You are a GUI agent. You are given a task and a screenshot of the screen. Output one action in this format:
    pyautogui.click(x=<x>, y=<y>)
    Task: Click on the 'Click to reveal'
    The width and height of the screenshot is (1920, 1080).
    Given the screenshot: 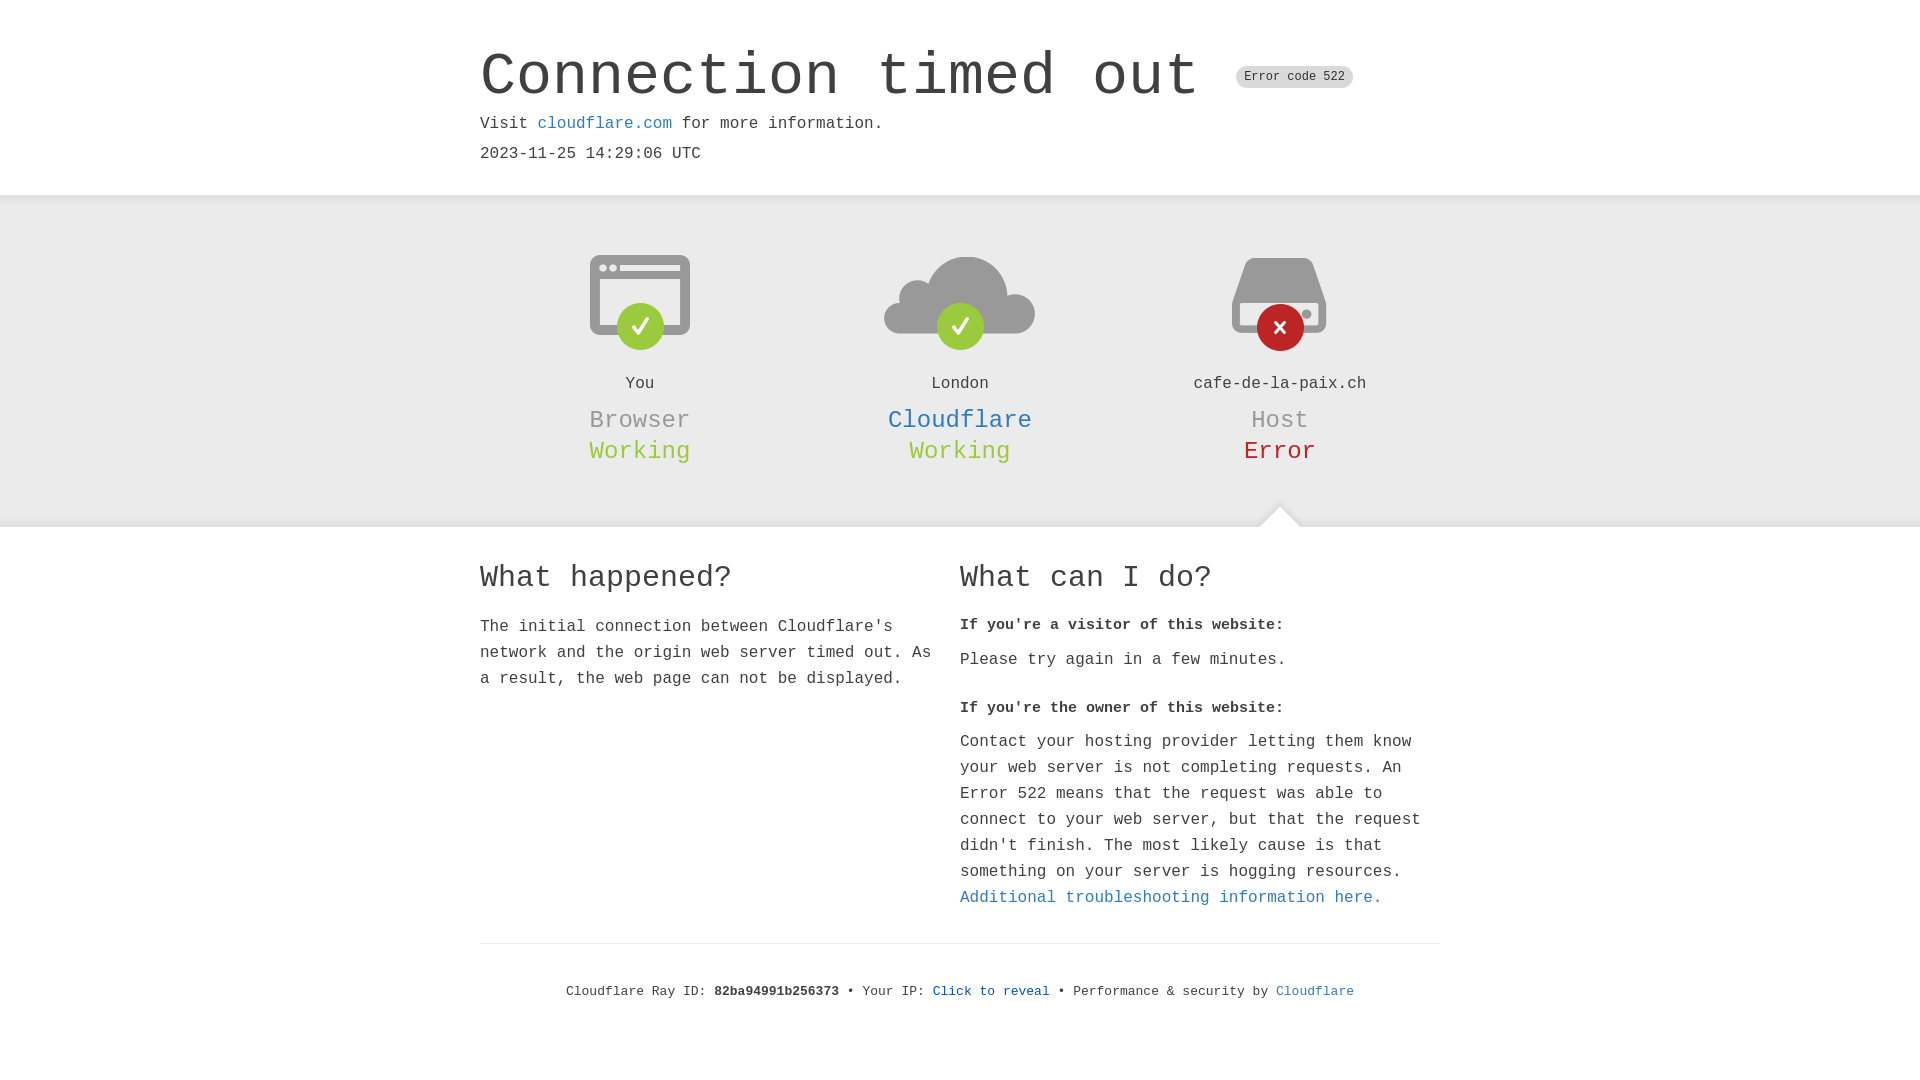 What is the action you would take?
    pyautogui.click(x=991, y=991)
    